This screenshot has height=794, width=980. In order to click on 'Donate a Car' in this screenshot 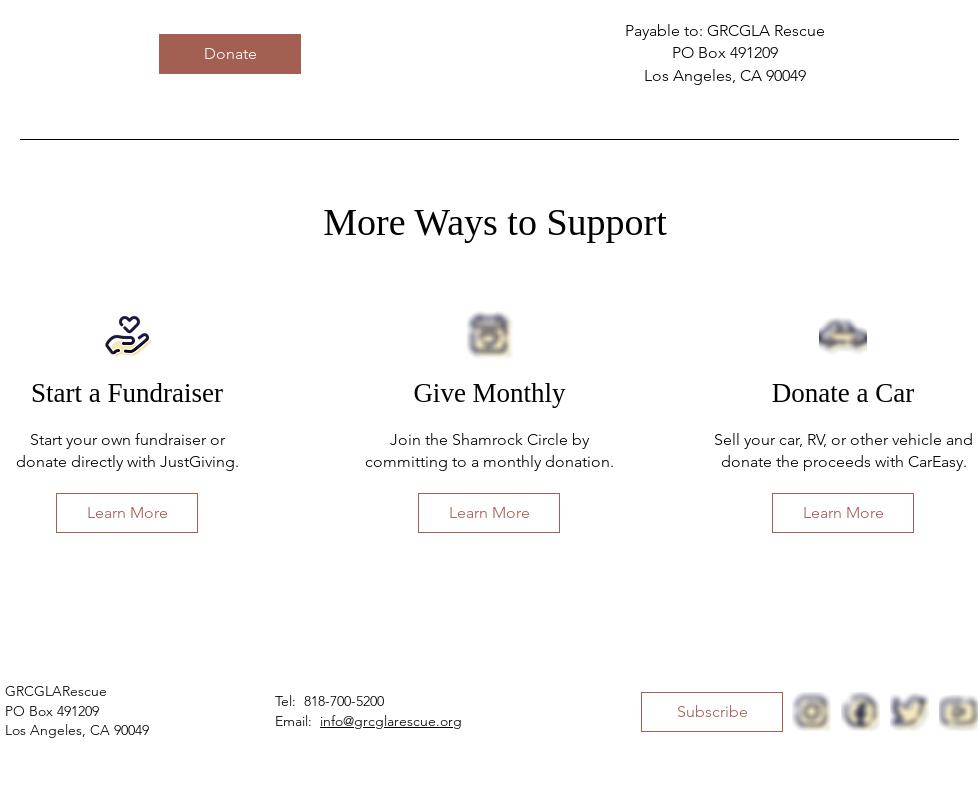, I will do `click(842, 393)`.